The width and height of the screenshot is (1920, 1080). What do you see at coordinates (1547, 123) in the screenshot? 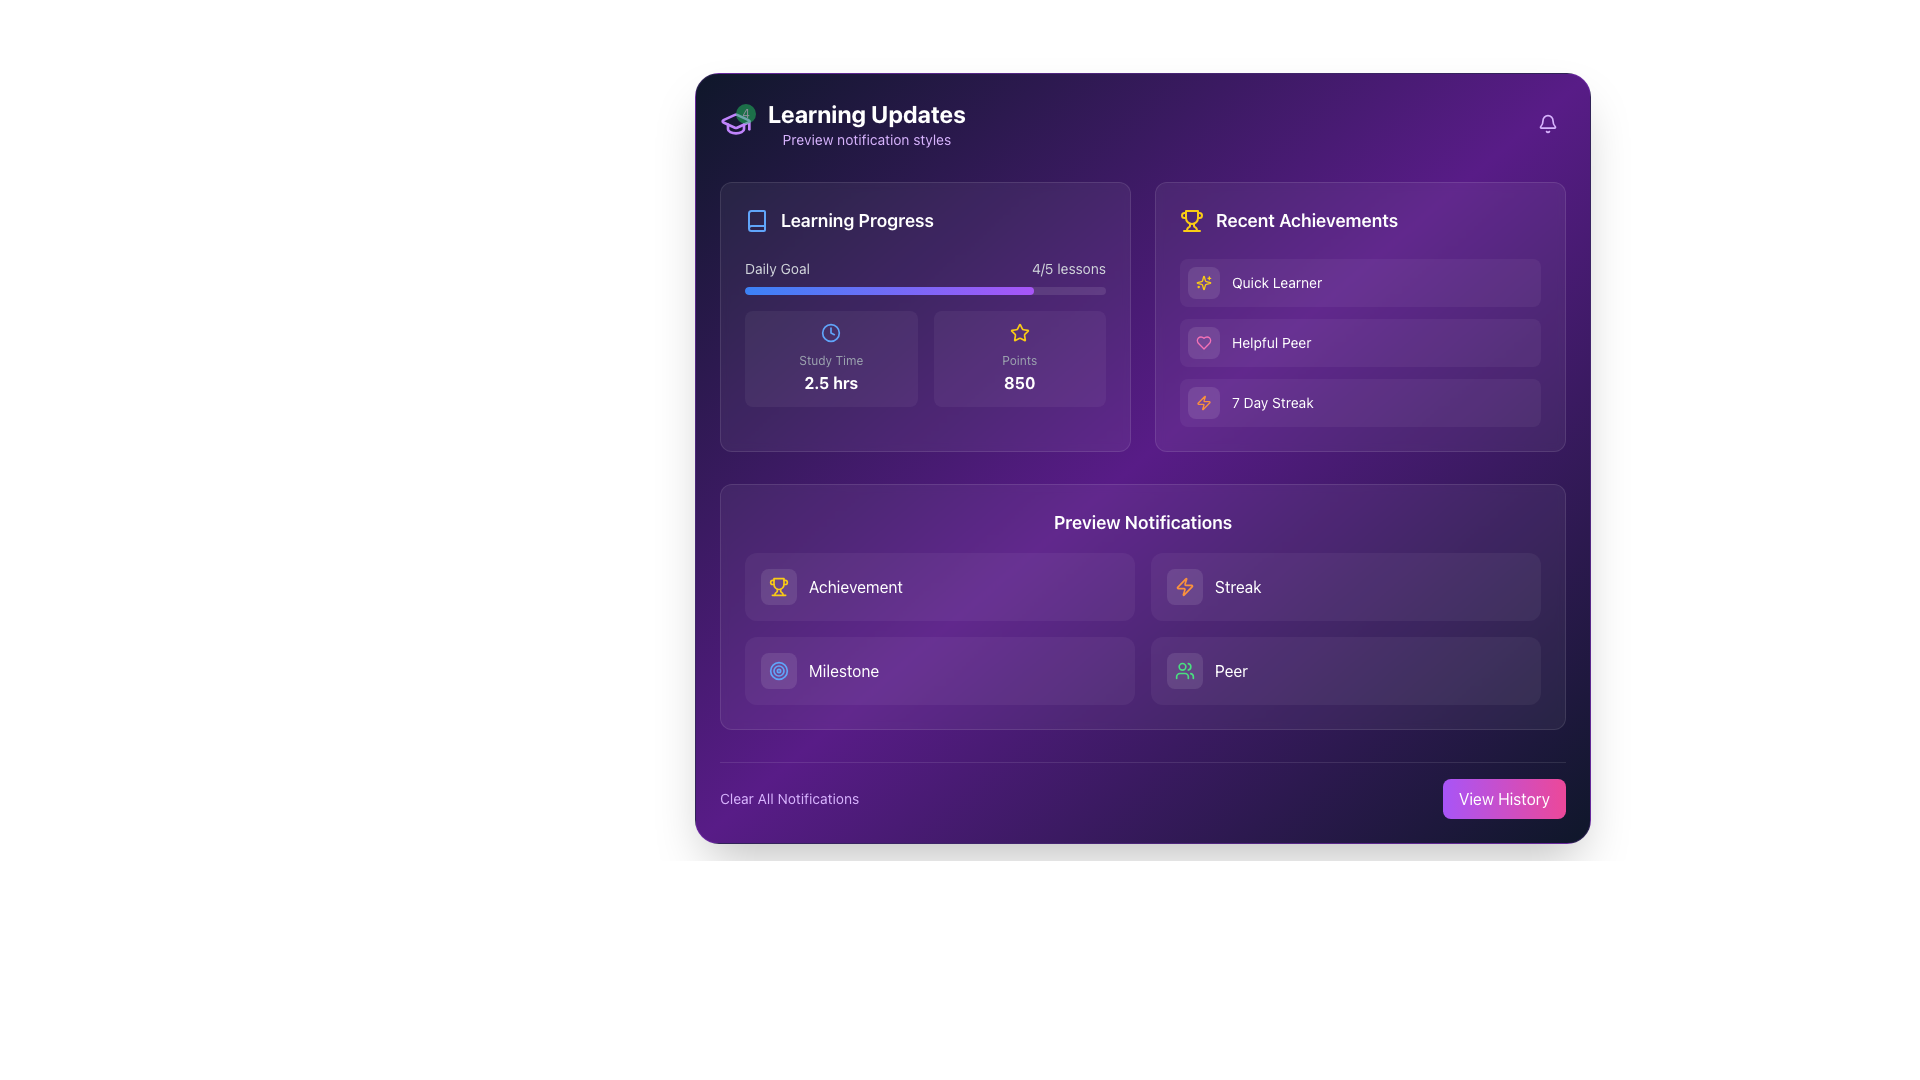
I see `the notification bell icon located in the top-right corner of the interface` at bounding box center [1547, 123].